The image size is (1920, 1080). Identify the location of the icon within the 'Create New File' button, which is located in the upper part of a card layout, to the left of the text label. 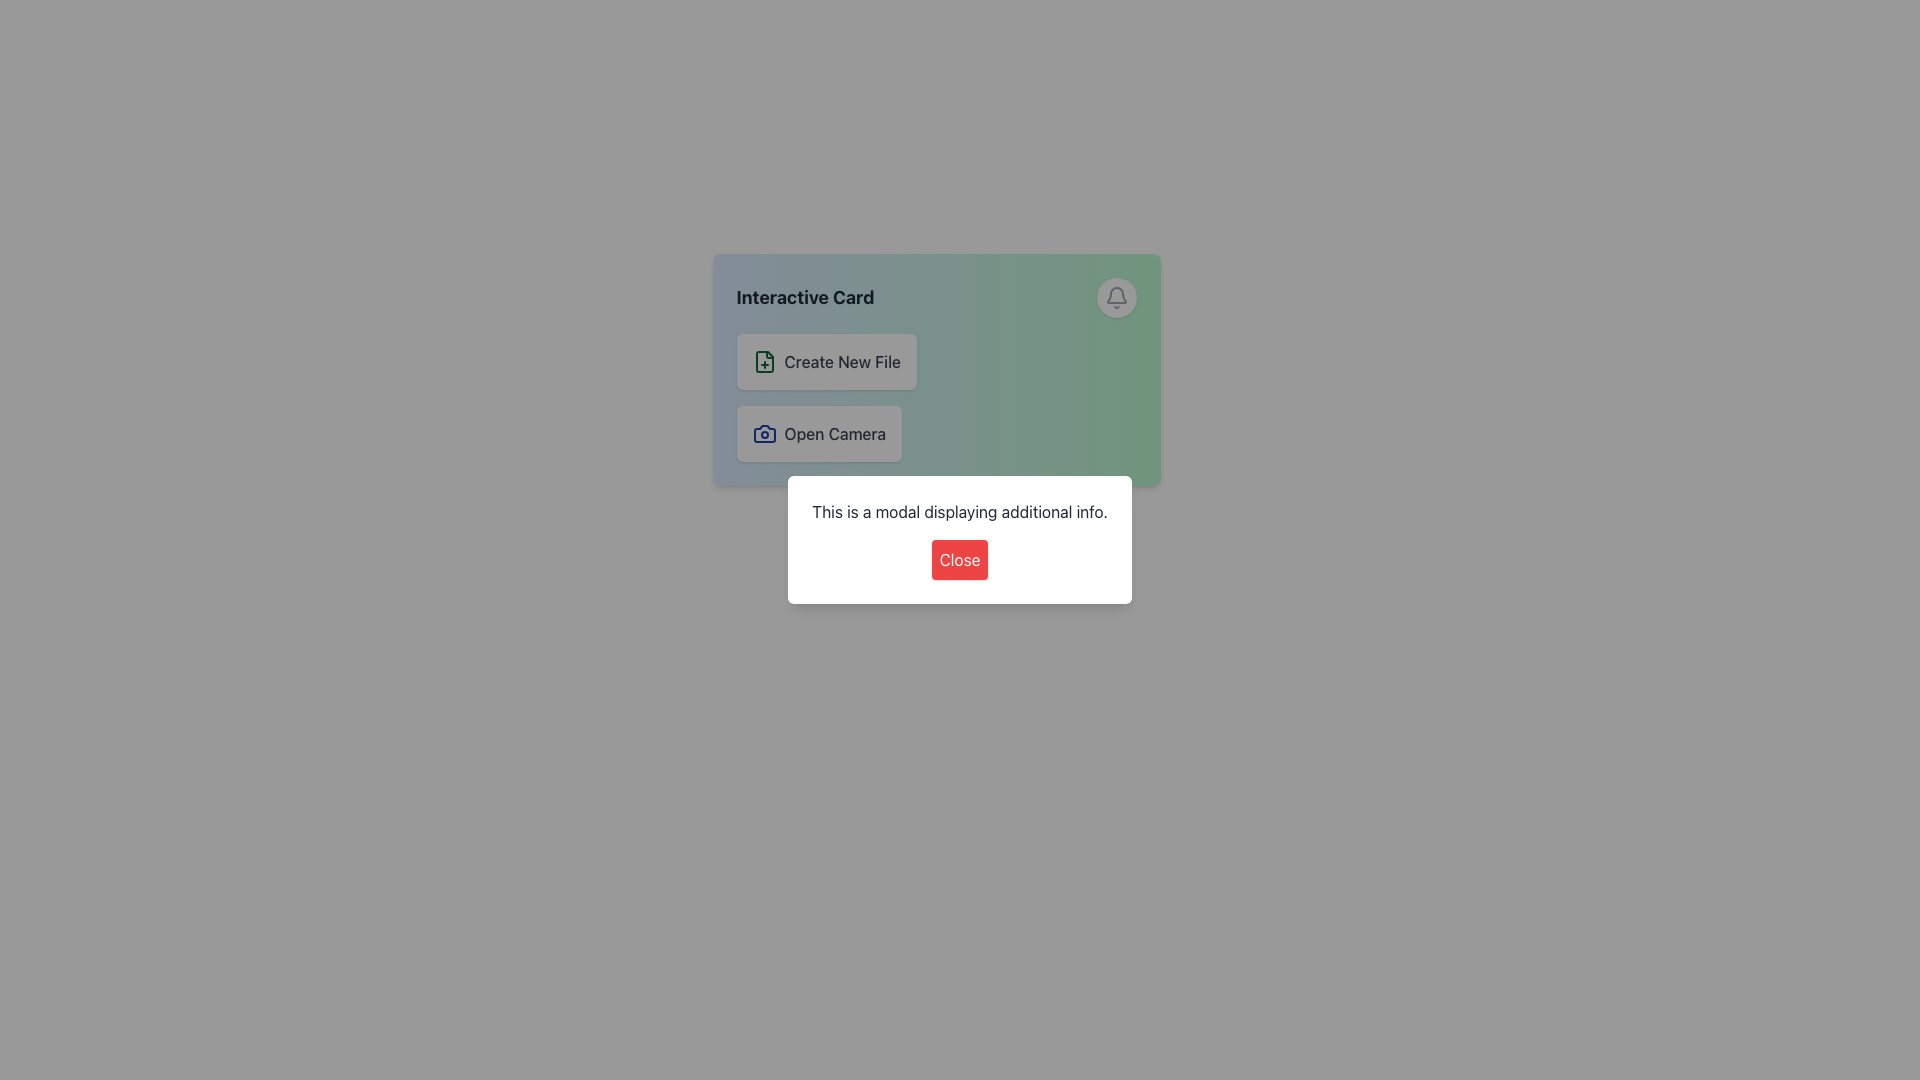
(763, 362).